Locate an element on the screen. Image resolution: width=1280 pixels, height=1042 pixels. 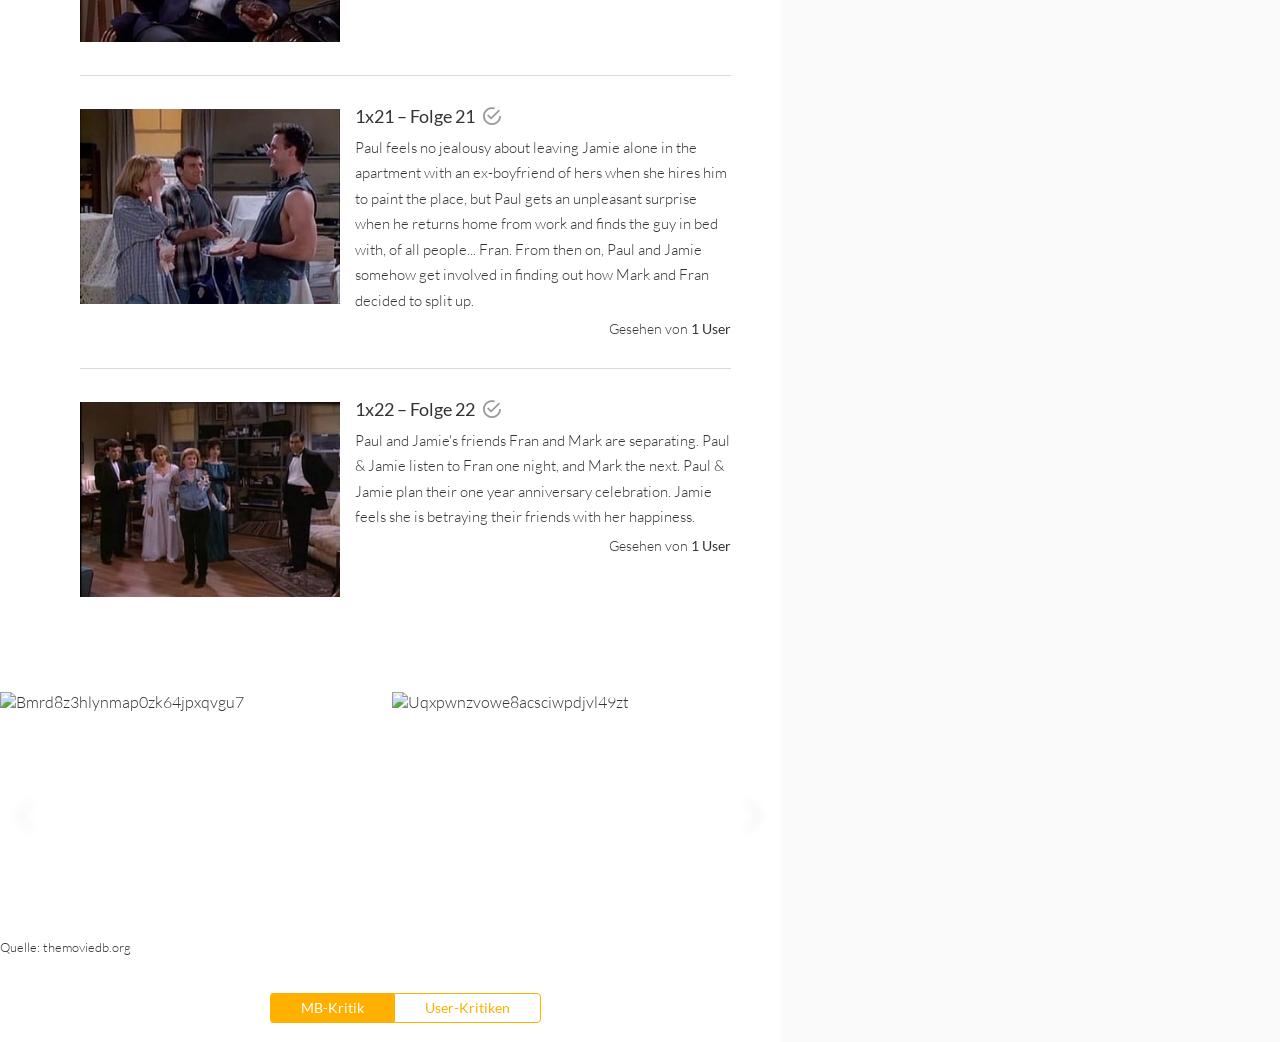
'User-Kritiken' is located at coordinates (465, 1006).